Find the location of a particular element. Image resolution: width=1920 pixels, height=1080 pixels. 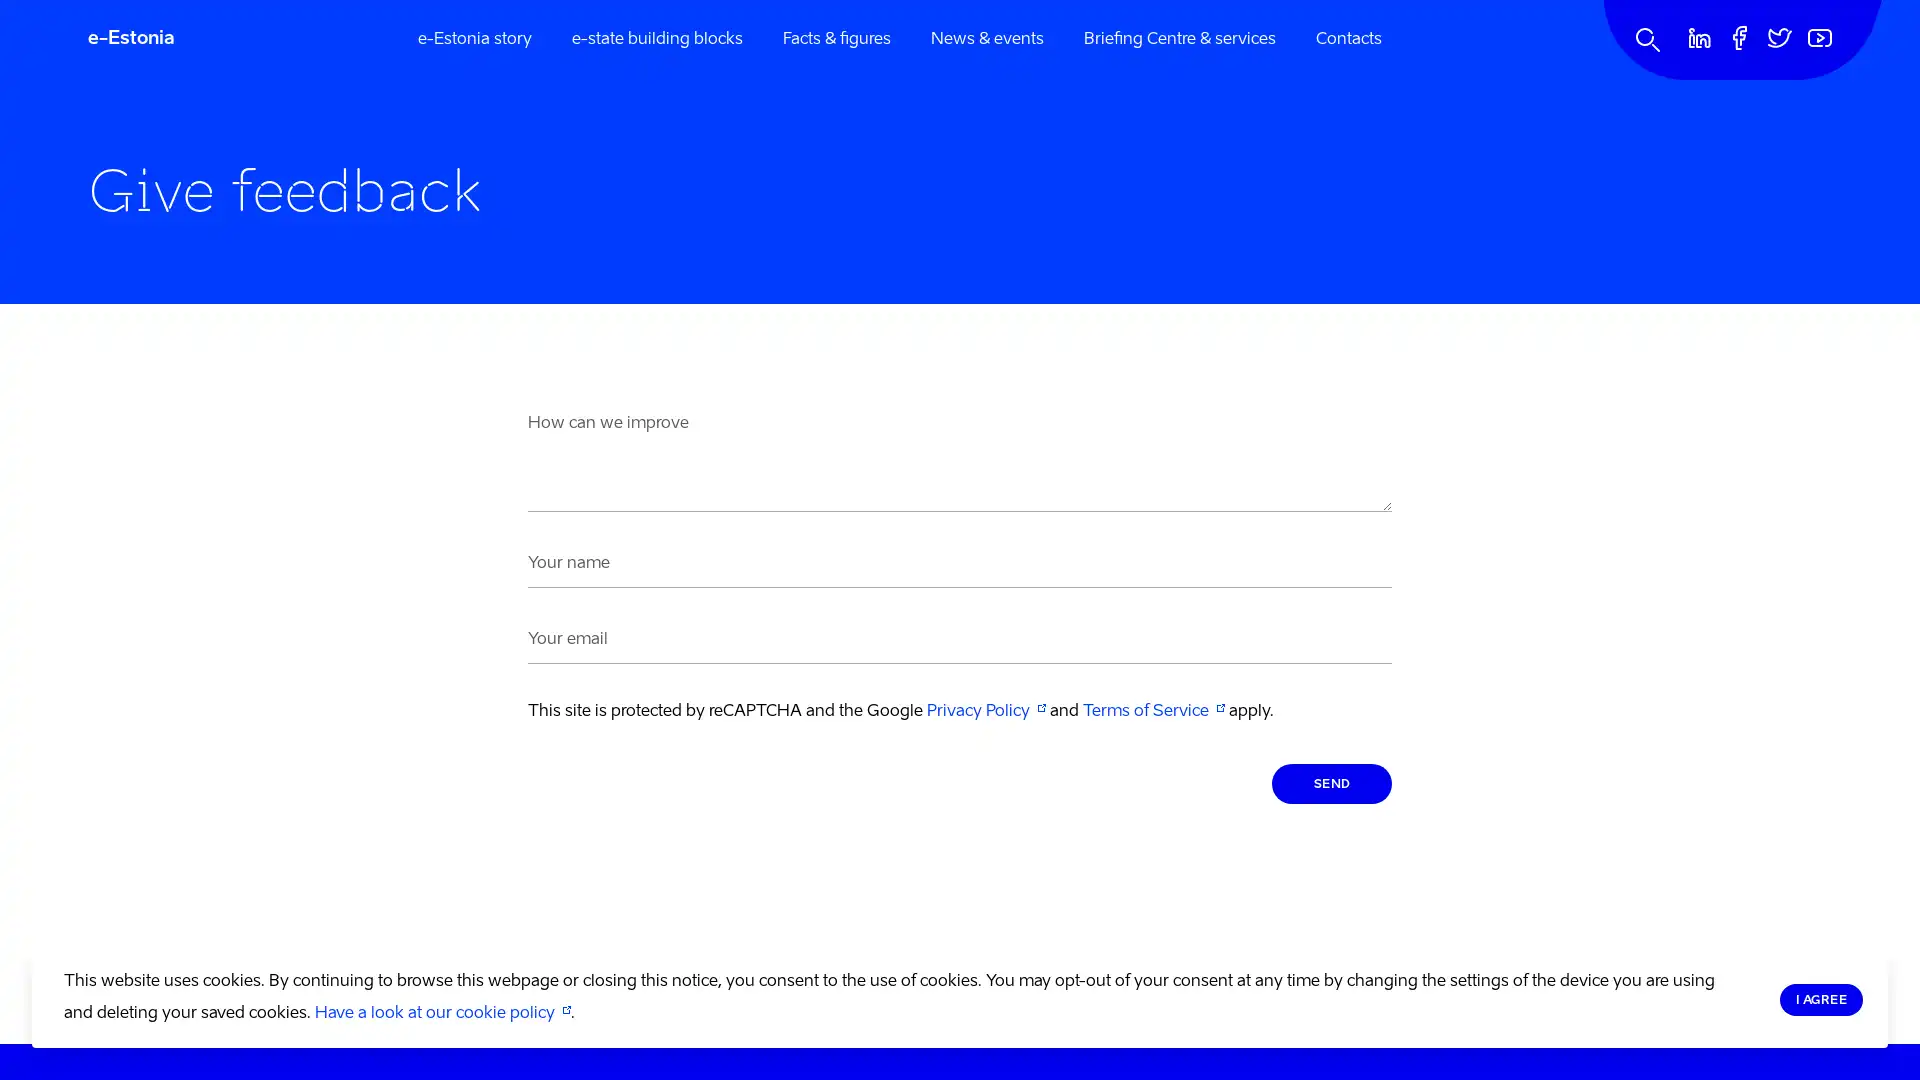

I AGREE is located at coordinates (1820, 999).